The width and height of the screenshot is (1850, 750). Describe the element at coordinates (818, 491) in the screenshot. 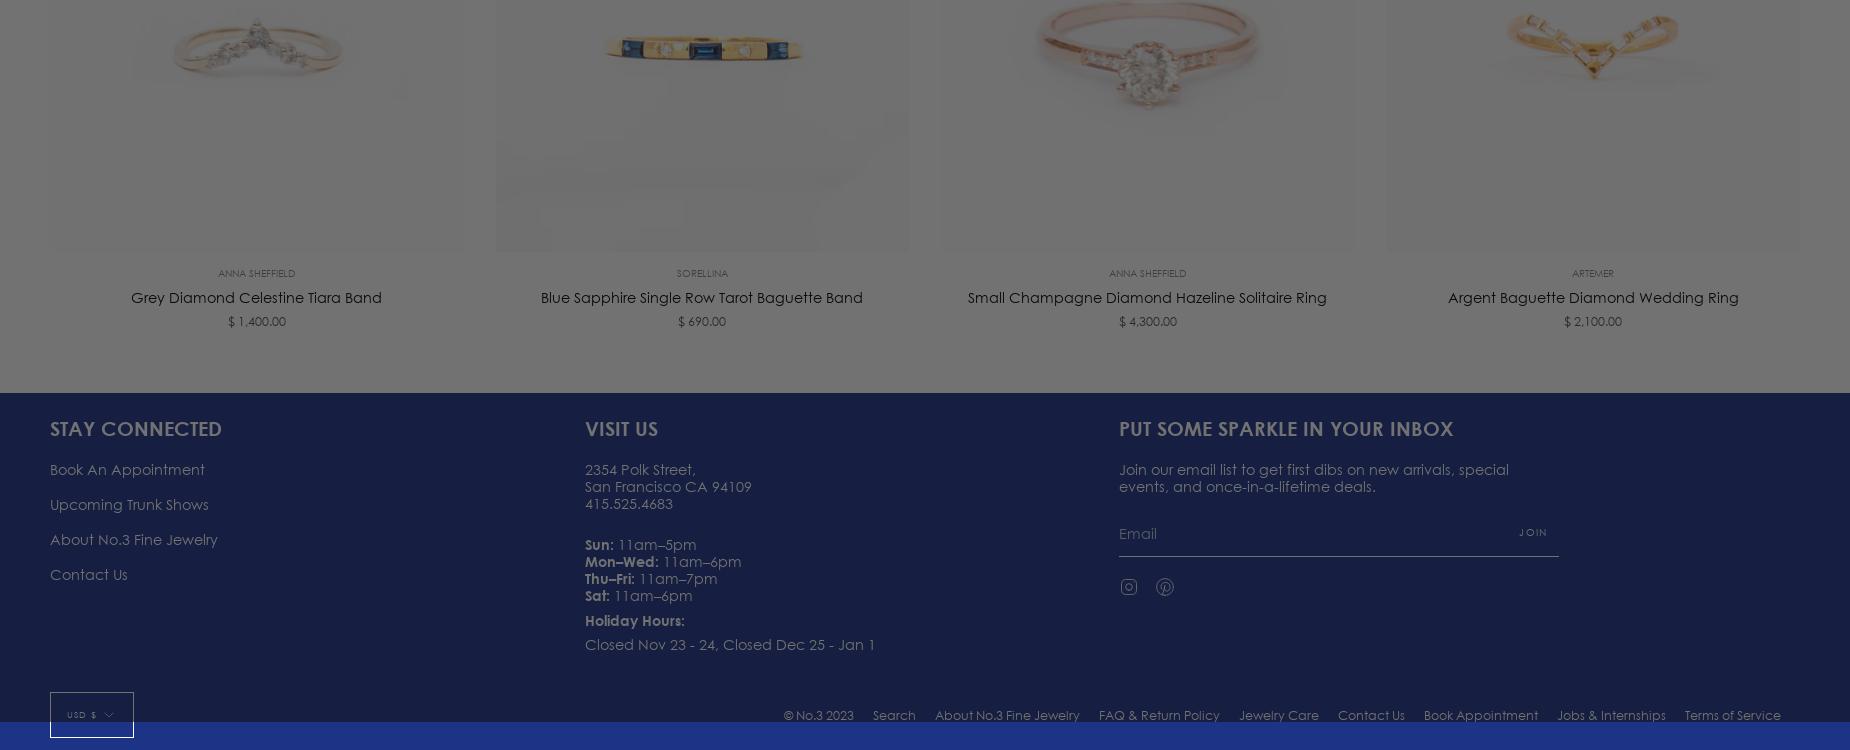

I see `'© No.3 2023'` at that location.